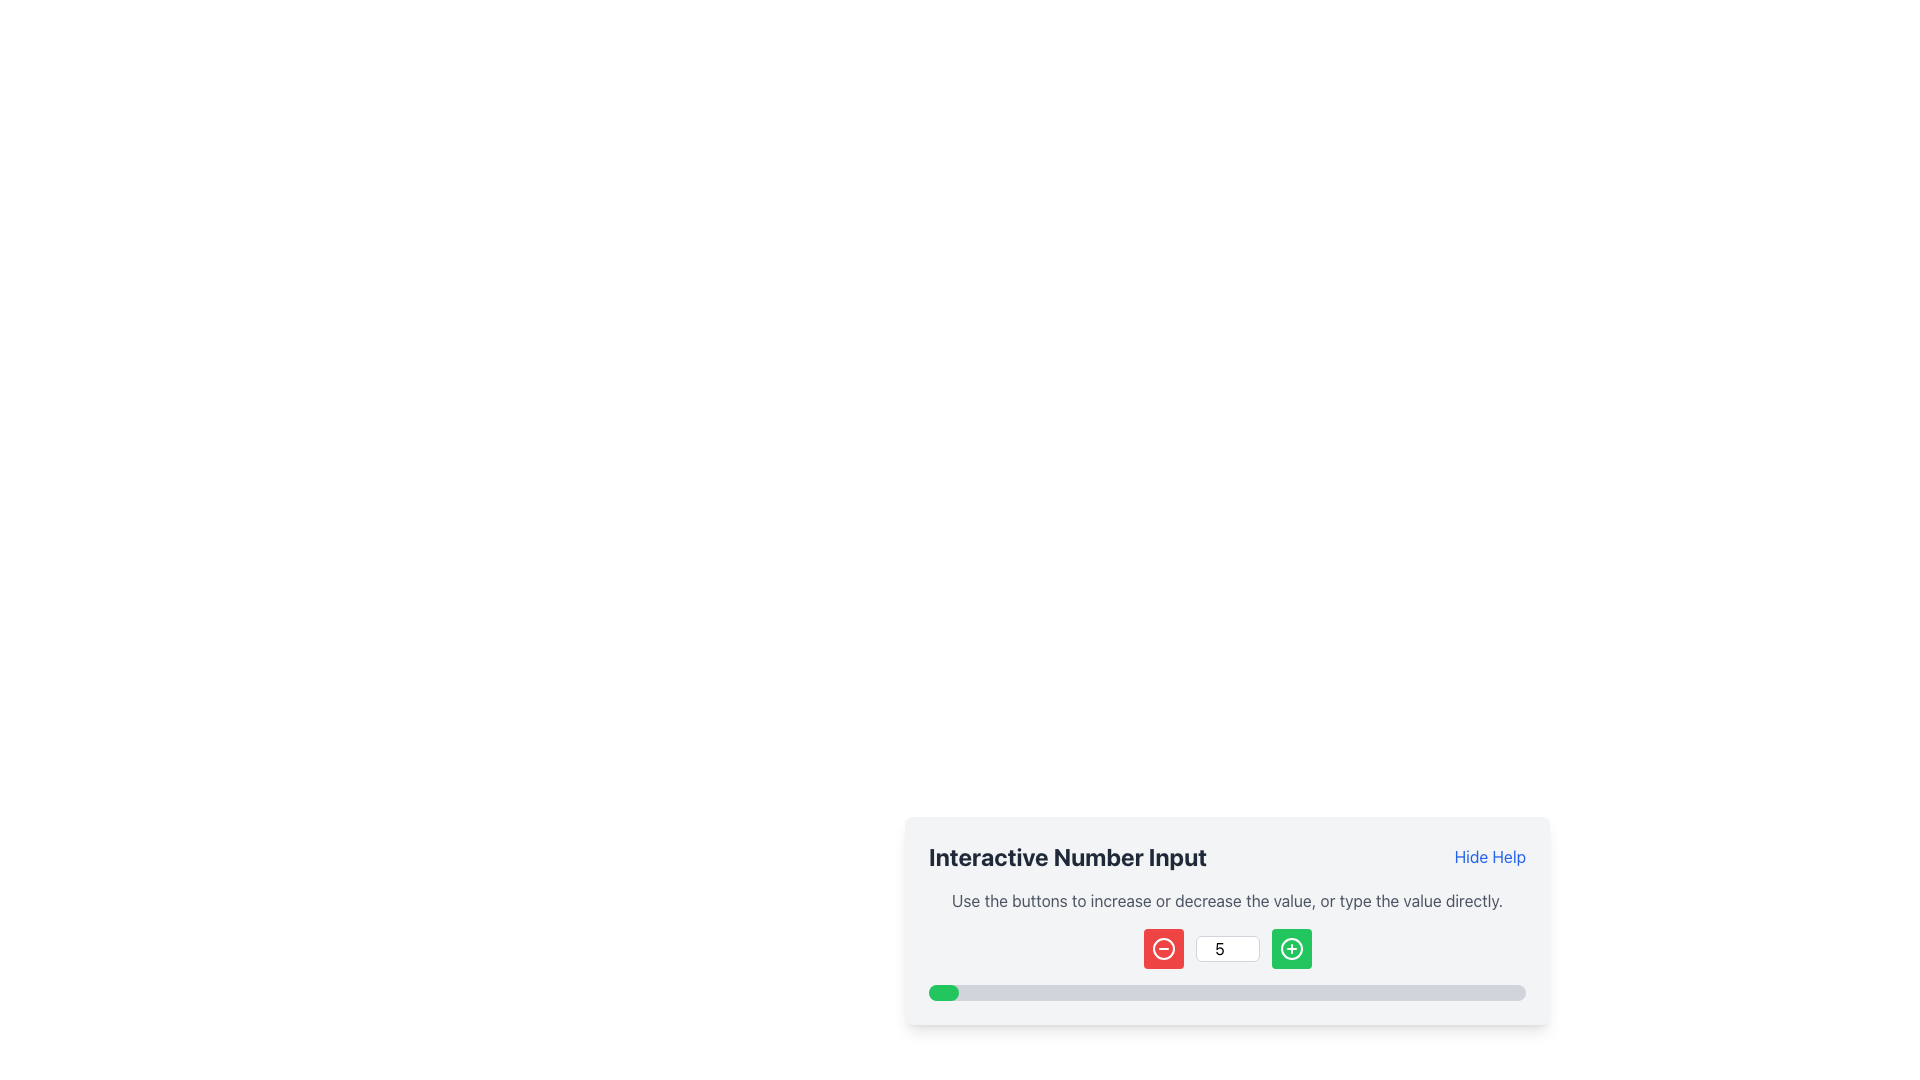 The width and height of the screenshot is (1920, 1080). What do you see at coordinates (942, 992) in the screenshot?
I see `the thin, green progress bar segment located at the left end of the horizontal gray progress bar near the bottom of the interface` at bounding box center [942, 992].